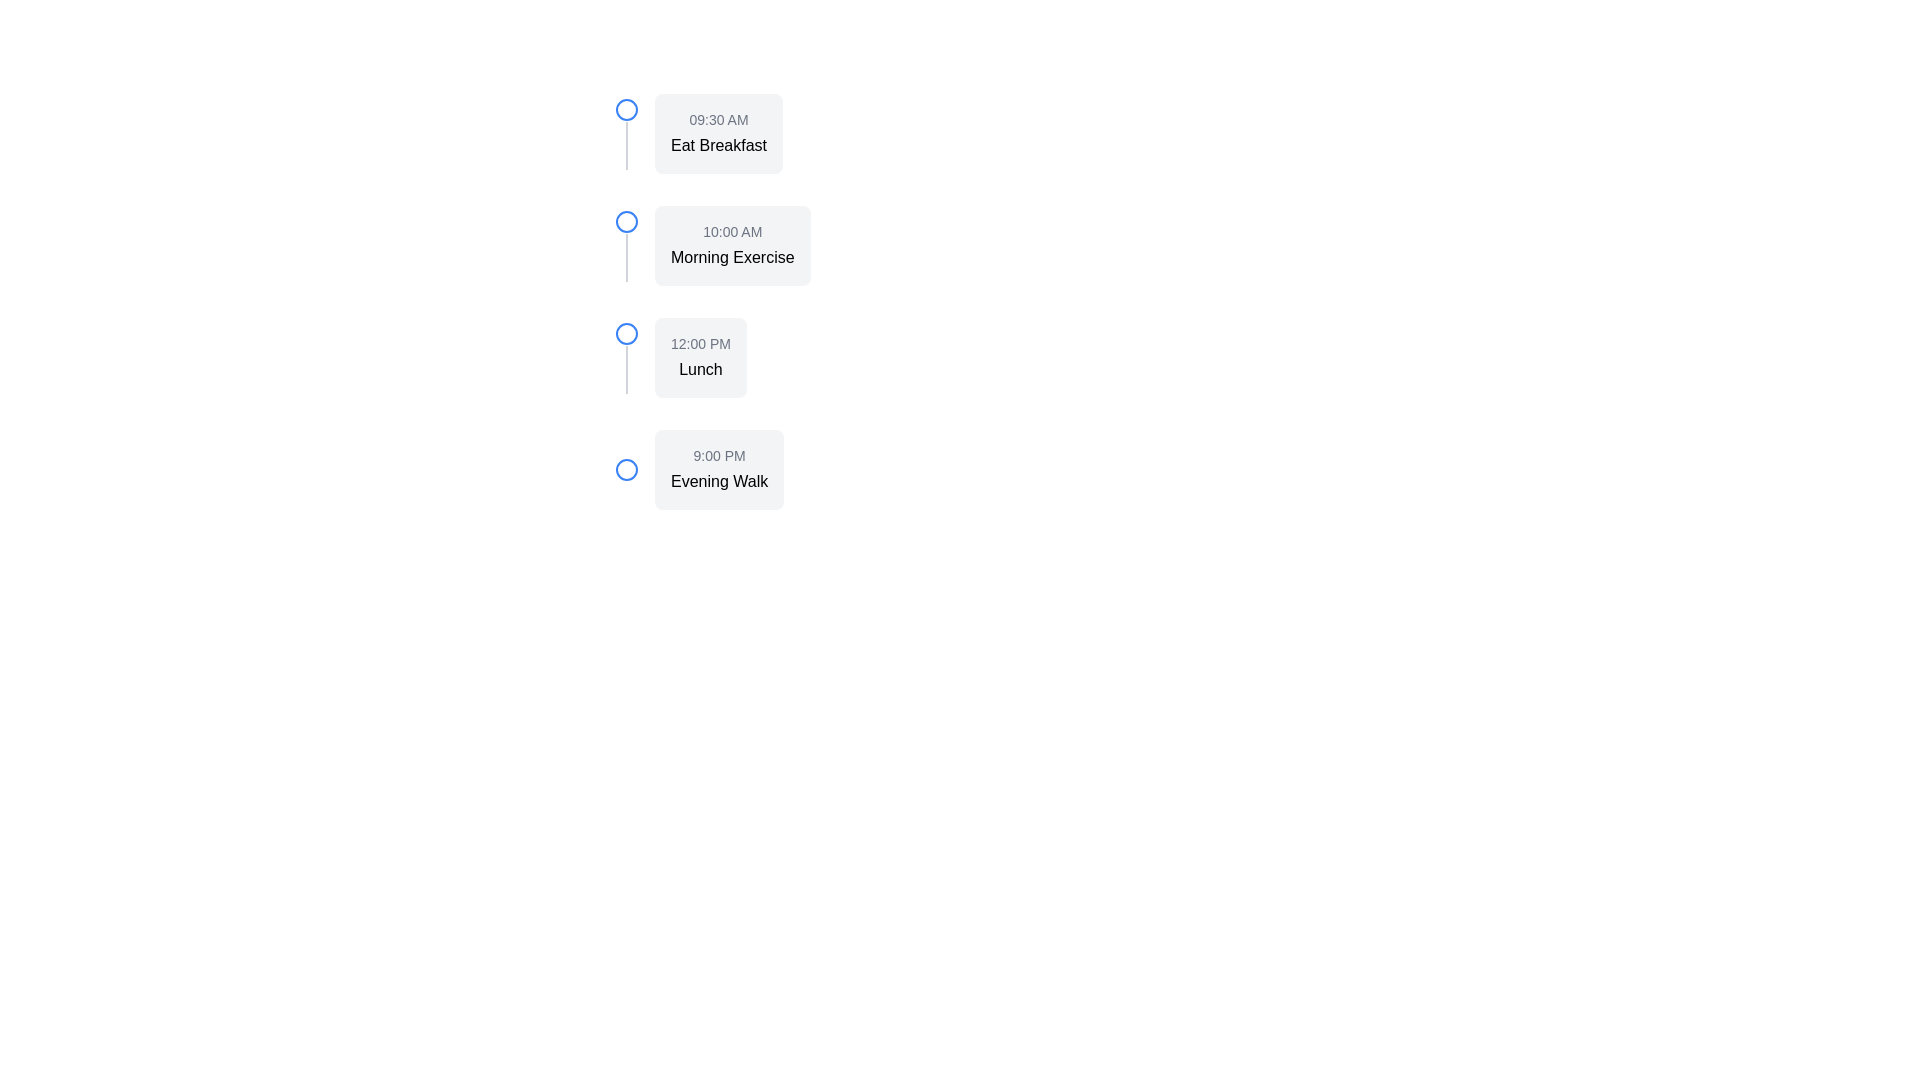  What do you see at coordinates (719, 482) in the screenshot?
I see `the text label that describes the activity scheduled for 9:00 PM, positioned as the second line within the event item in the time-based schedule interface` at bounding box center [719, 482].